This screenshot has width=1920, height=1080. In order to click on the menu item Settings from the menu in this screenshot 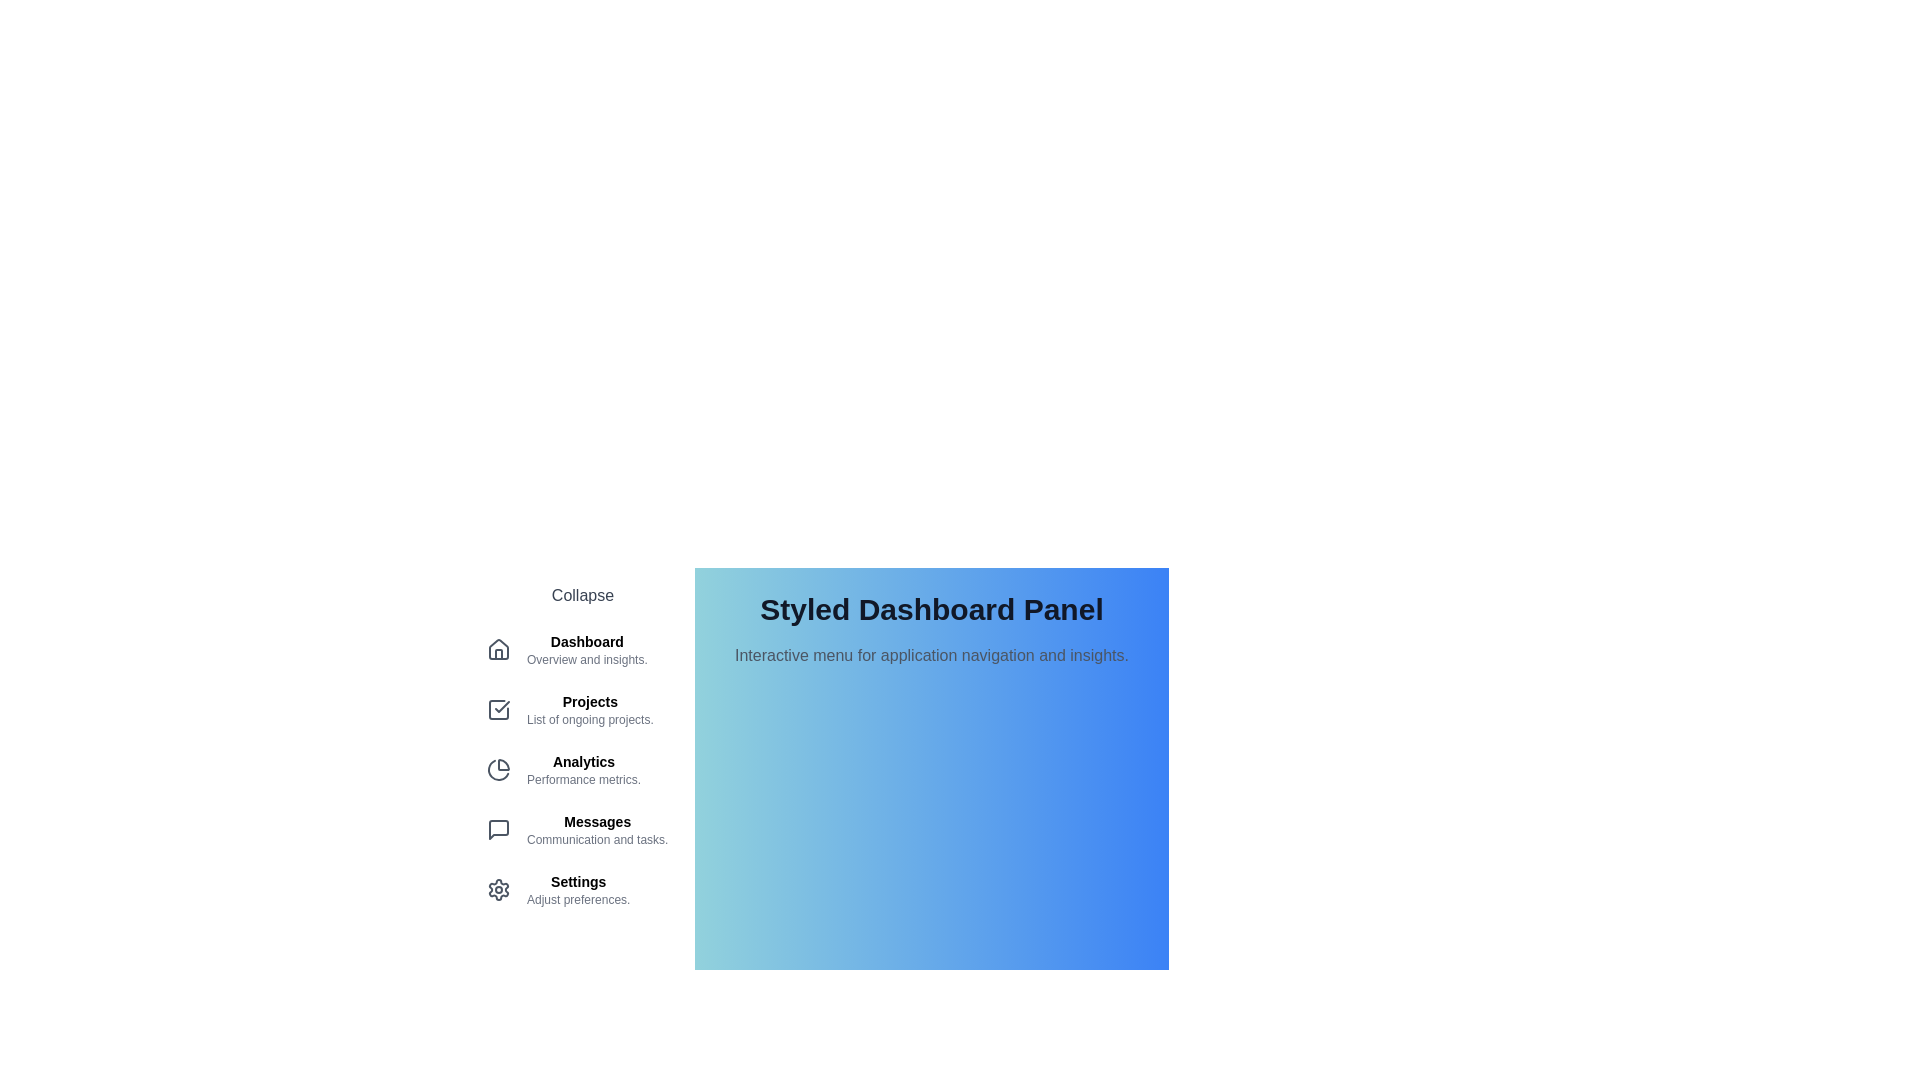, I will do `click(581, 889)`.